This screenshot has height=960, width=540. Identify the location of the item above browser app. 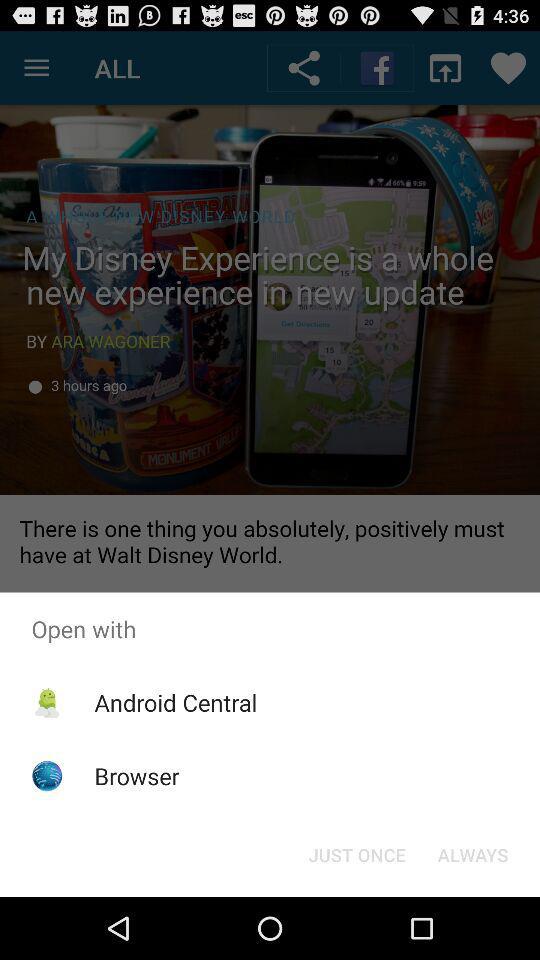
(175, 702).